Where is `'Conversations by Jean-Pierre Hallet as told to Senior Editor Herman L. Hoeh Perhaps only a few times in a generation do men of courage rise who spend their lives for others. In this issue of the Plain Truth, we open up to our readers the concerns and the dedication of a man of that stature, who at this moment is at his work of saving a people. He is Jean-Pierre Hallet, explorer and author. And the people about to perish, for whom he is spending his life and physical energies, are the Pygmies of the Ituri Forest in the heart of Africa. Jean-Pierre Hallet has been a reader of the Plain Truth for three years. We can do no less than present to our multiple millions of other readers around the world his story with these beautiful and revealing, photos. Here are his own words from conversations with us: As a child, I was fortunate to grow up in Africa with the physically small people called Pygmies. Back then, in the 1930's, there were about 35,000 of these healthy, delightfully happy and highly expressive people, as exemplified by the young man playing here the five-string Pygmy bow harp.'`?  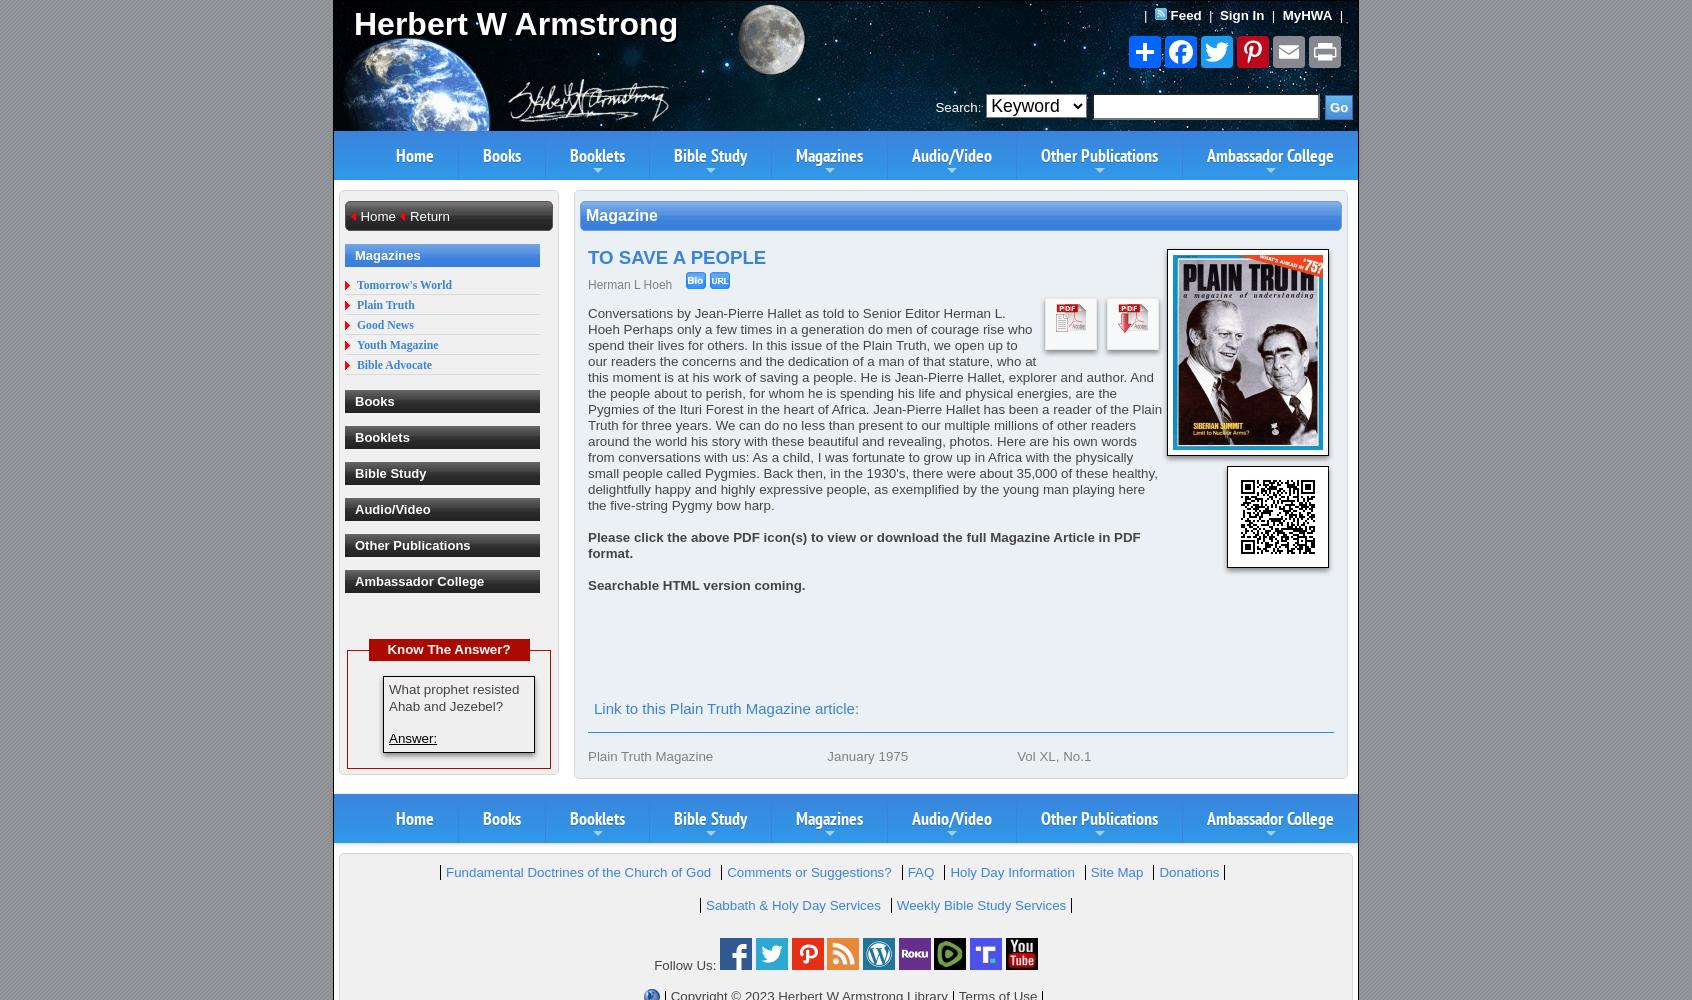
'Conversations by Jean-Pierre Hallet as told to Senior Editor Herman L. Hoeh Perhaps only a few times in a generation do men of courage rise who spend their lives for others. In this issue of the Plain Truth, we open up to our readers the concerns and the dedication of a man of that stature, who at this moment is at his work of saving a people. He is Jean-Pierre Hallet, explorer and author. And the people about to perish, for whom he is spending his life and physical energies, are the Pygmies of the Ituri Forest in the heart of Africa. Jean-Pierre Hallet has been a reader of the Plain Truth for three years. We can do no less than present to our multiple millions of other readers around the world his story with these beautiful and revealing, photos. Here are his own words from conversations with us: As a child, I was fortunate to grow up in Africa with the physically small people called Pygmies. Back then, in the 1930's, there were about 35,000 of these healthy, delightfully happy and highly expressive people, as exemplified by the young man playing here the five-string Pygmy bow harp.' is located at coordinates (873, 409).